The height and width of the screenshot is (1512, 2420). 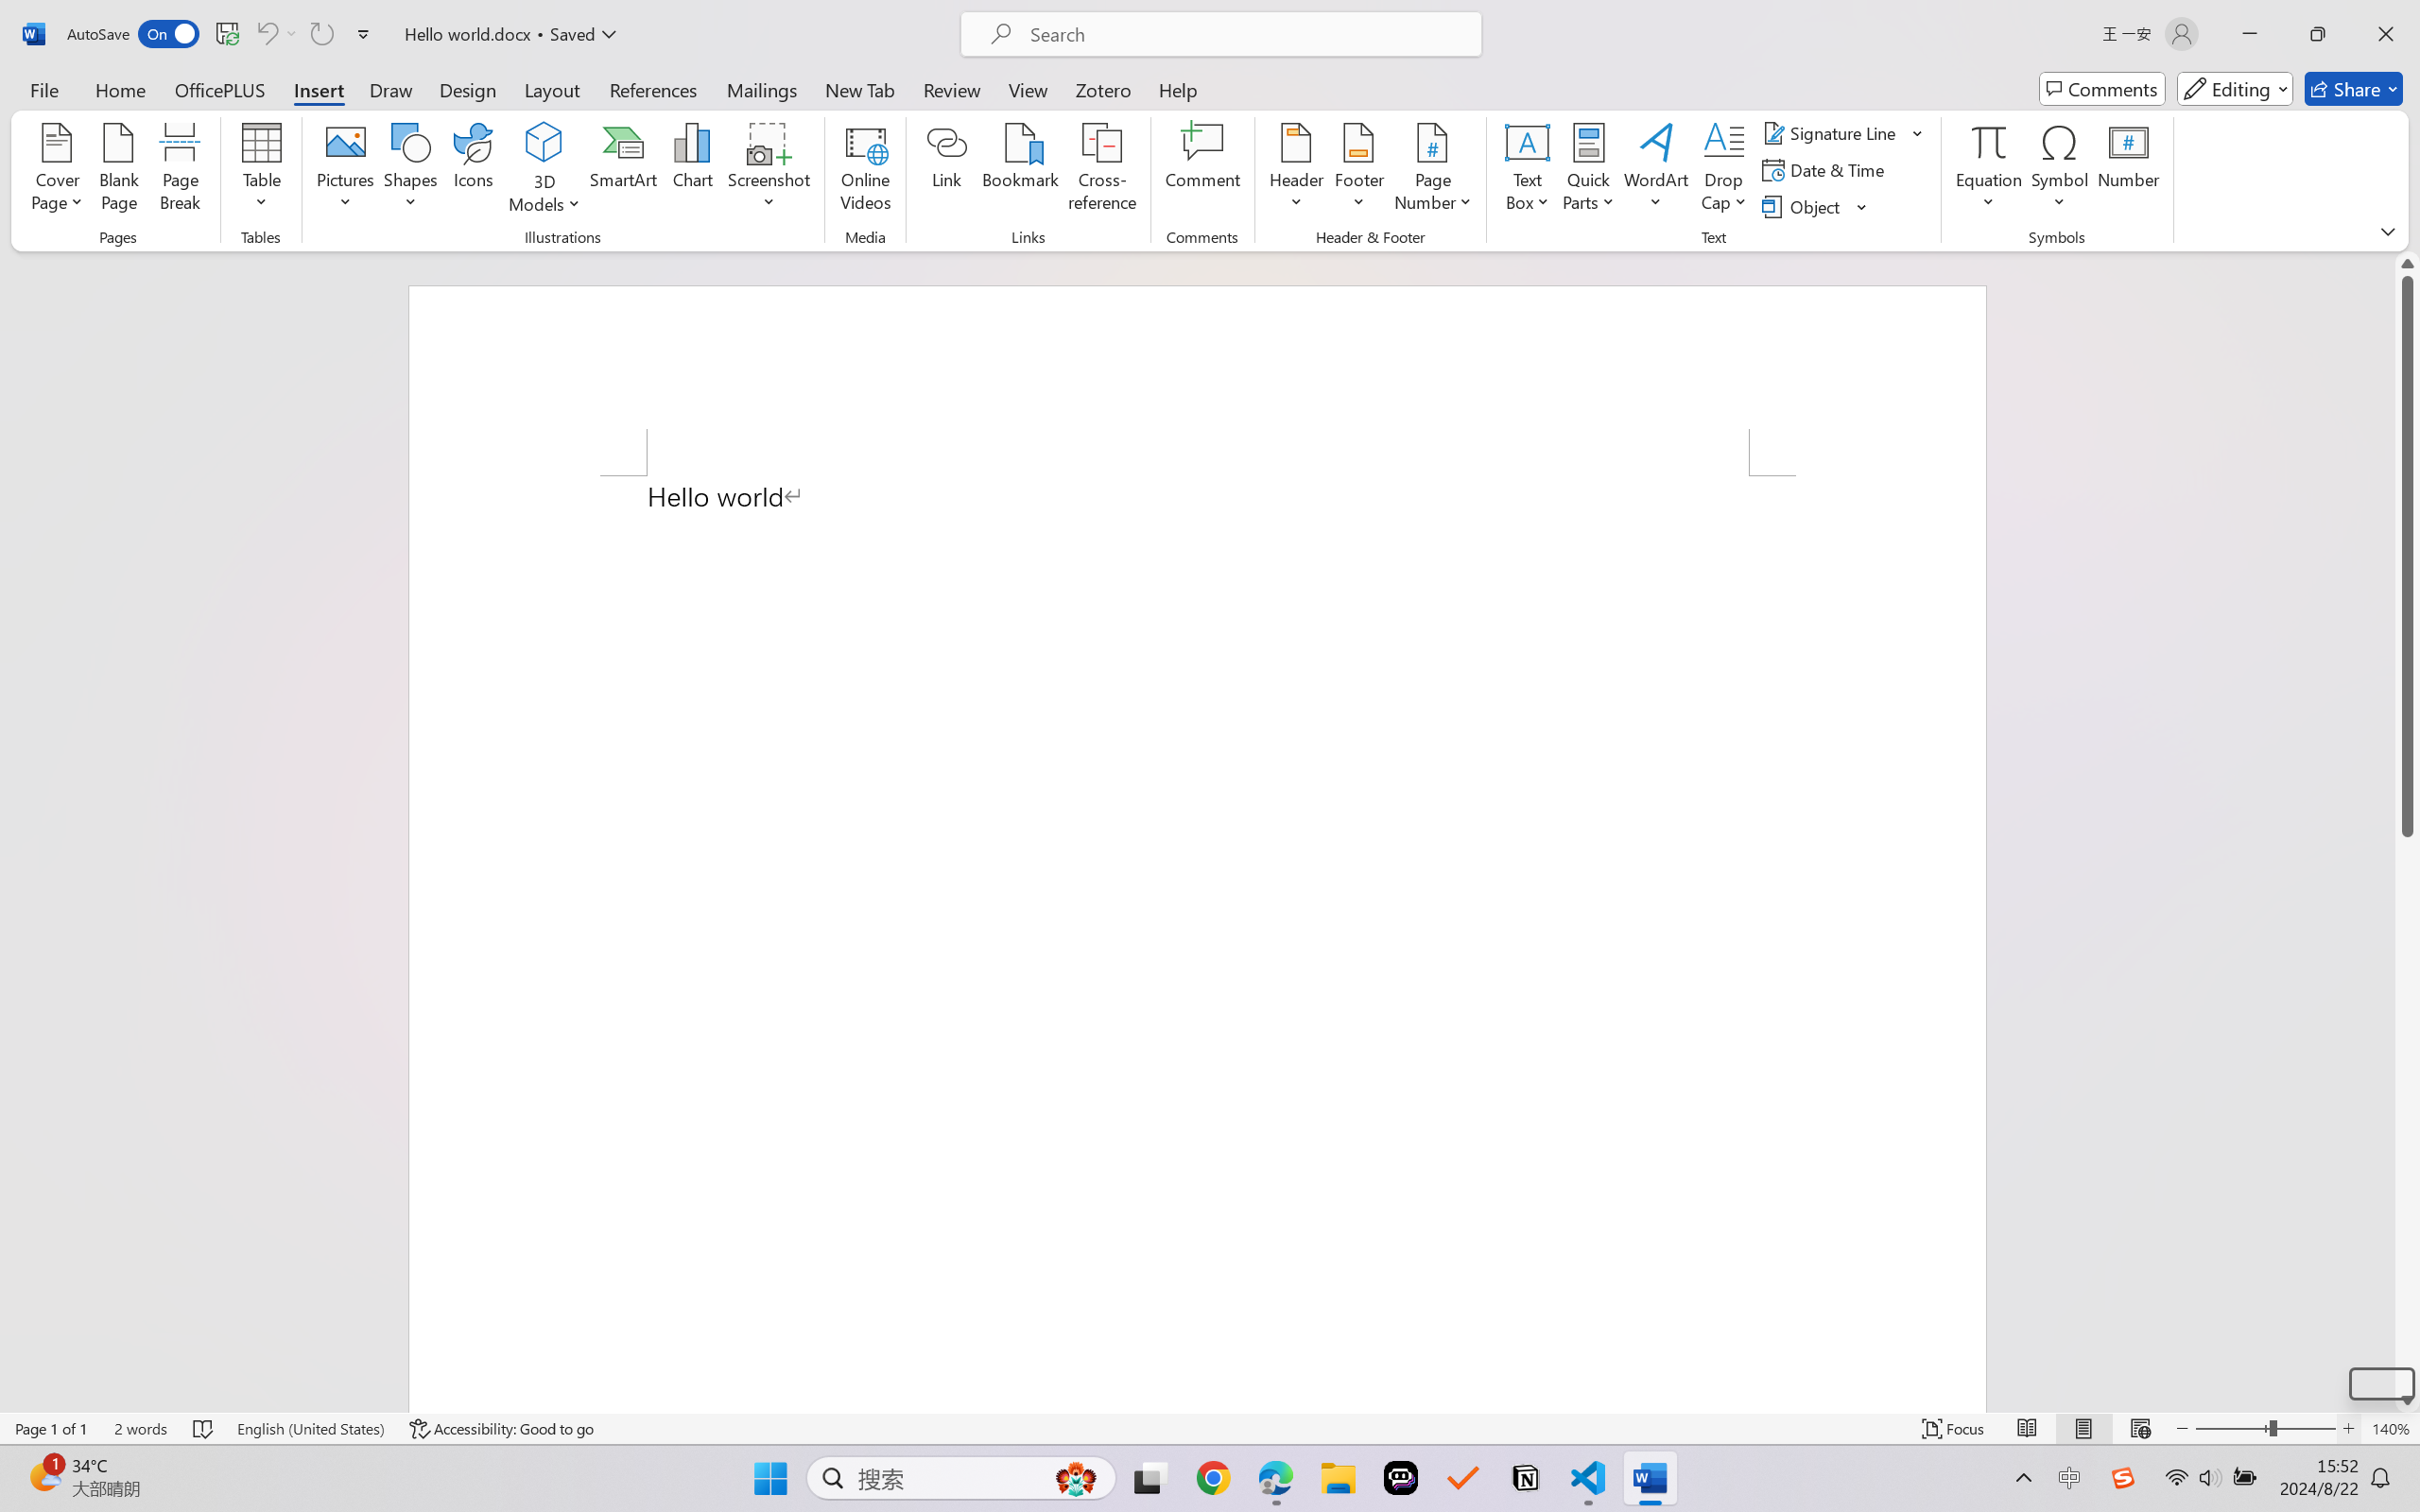 What do you see at coordinates (222, 33) in the screenshot?
I see `'Quick Access Toolbar'` at bounding box center [222, 33].